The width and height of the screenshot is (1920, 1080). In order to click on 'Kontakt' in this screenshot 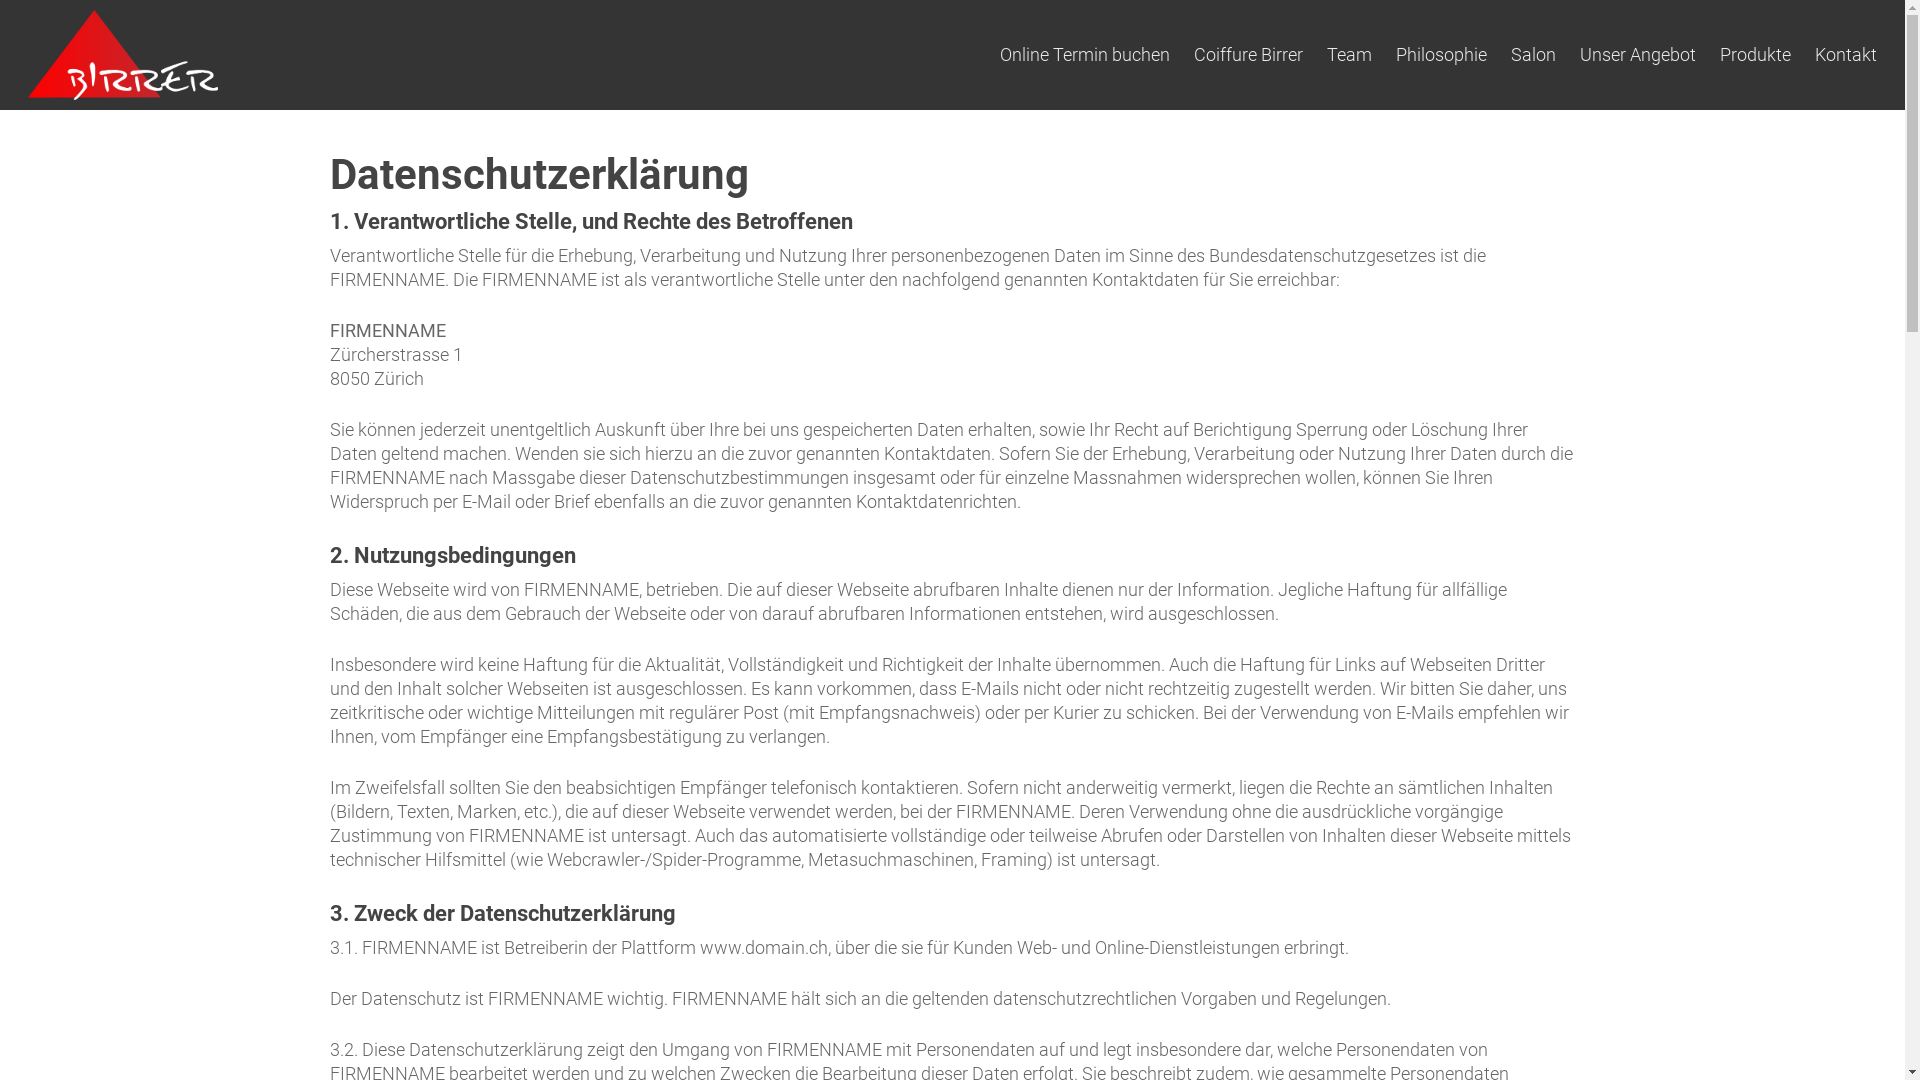, I will do `click(1814, 53)`.